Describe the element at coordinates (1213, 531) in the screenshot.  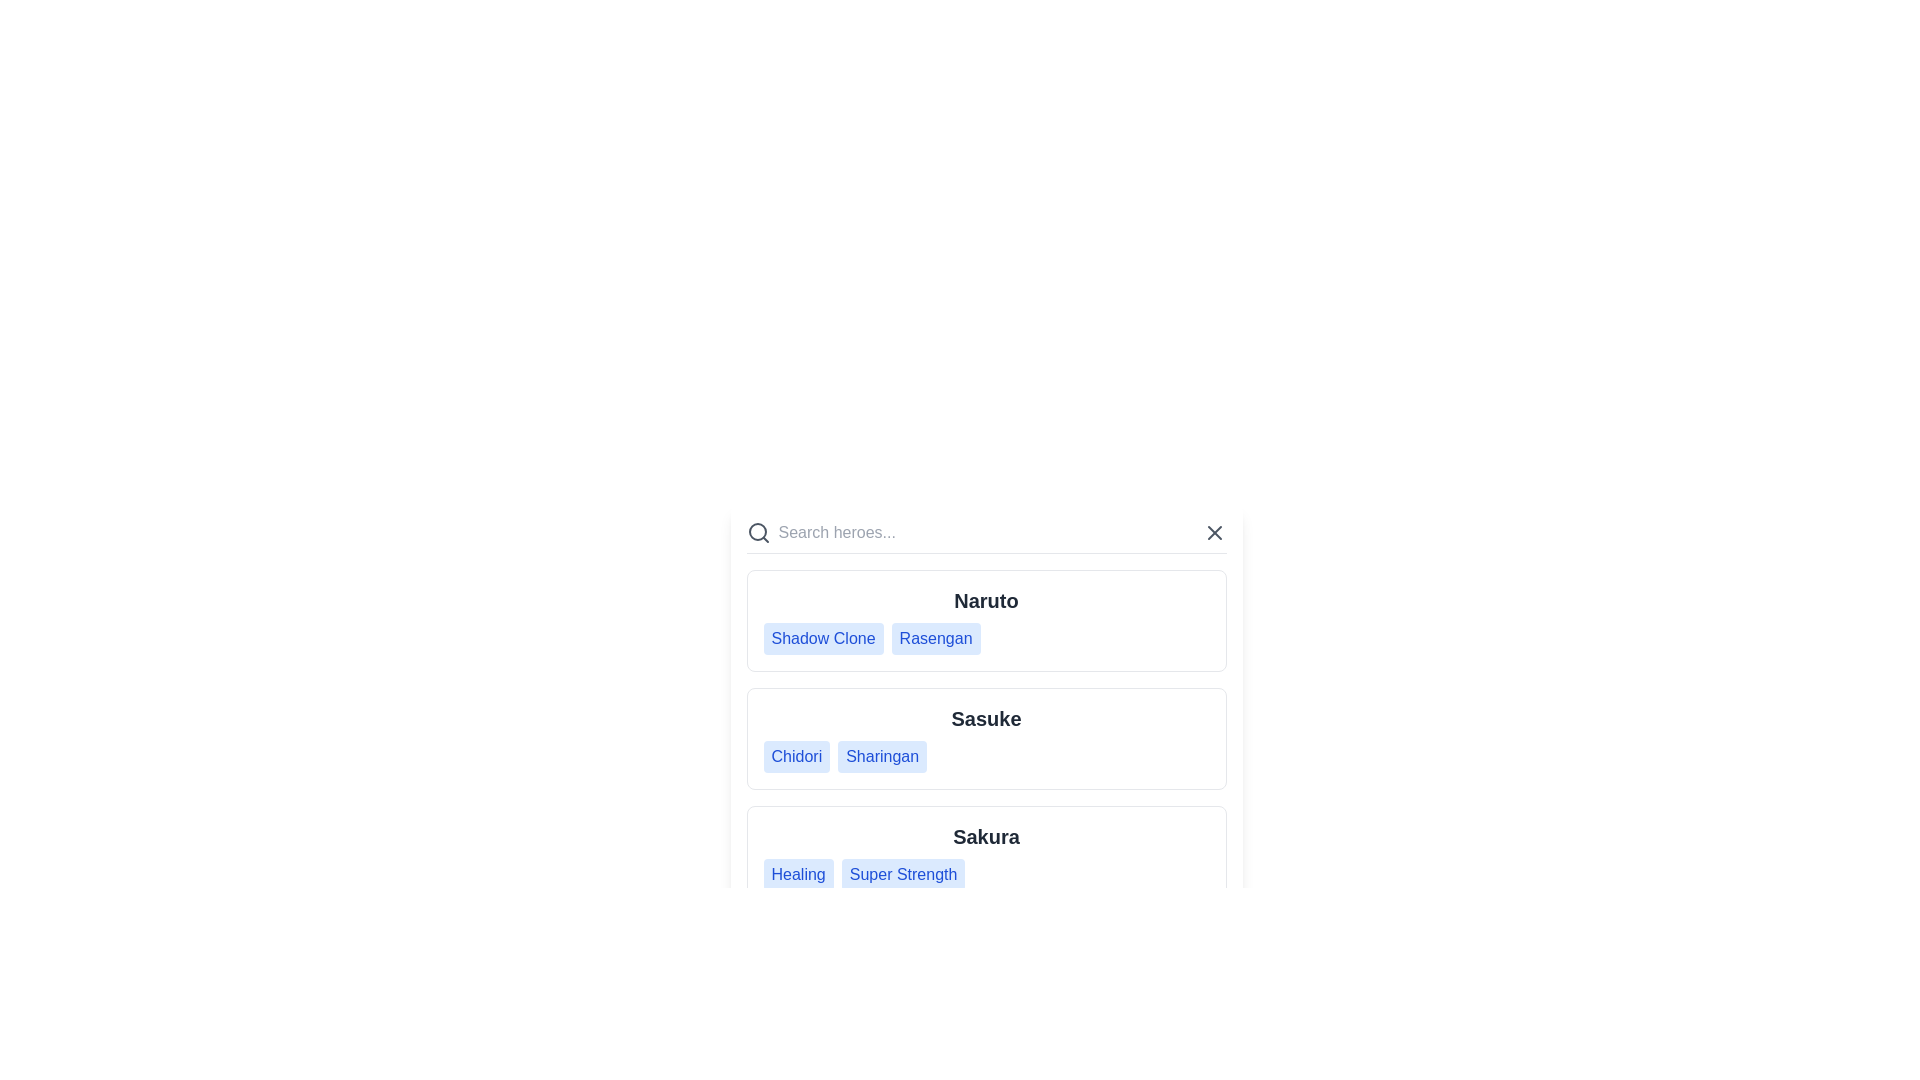
I see `the close icon, a small cross styled with a thin, rounded, monochromatic line located in the top-right corner of the interface near the 'Search heroes...' text input field` at that location.